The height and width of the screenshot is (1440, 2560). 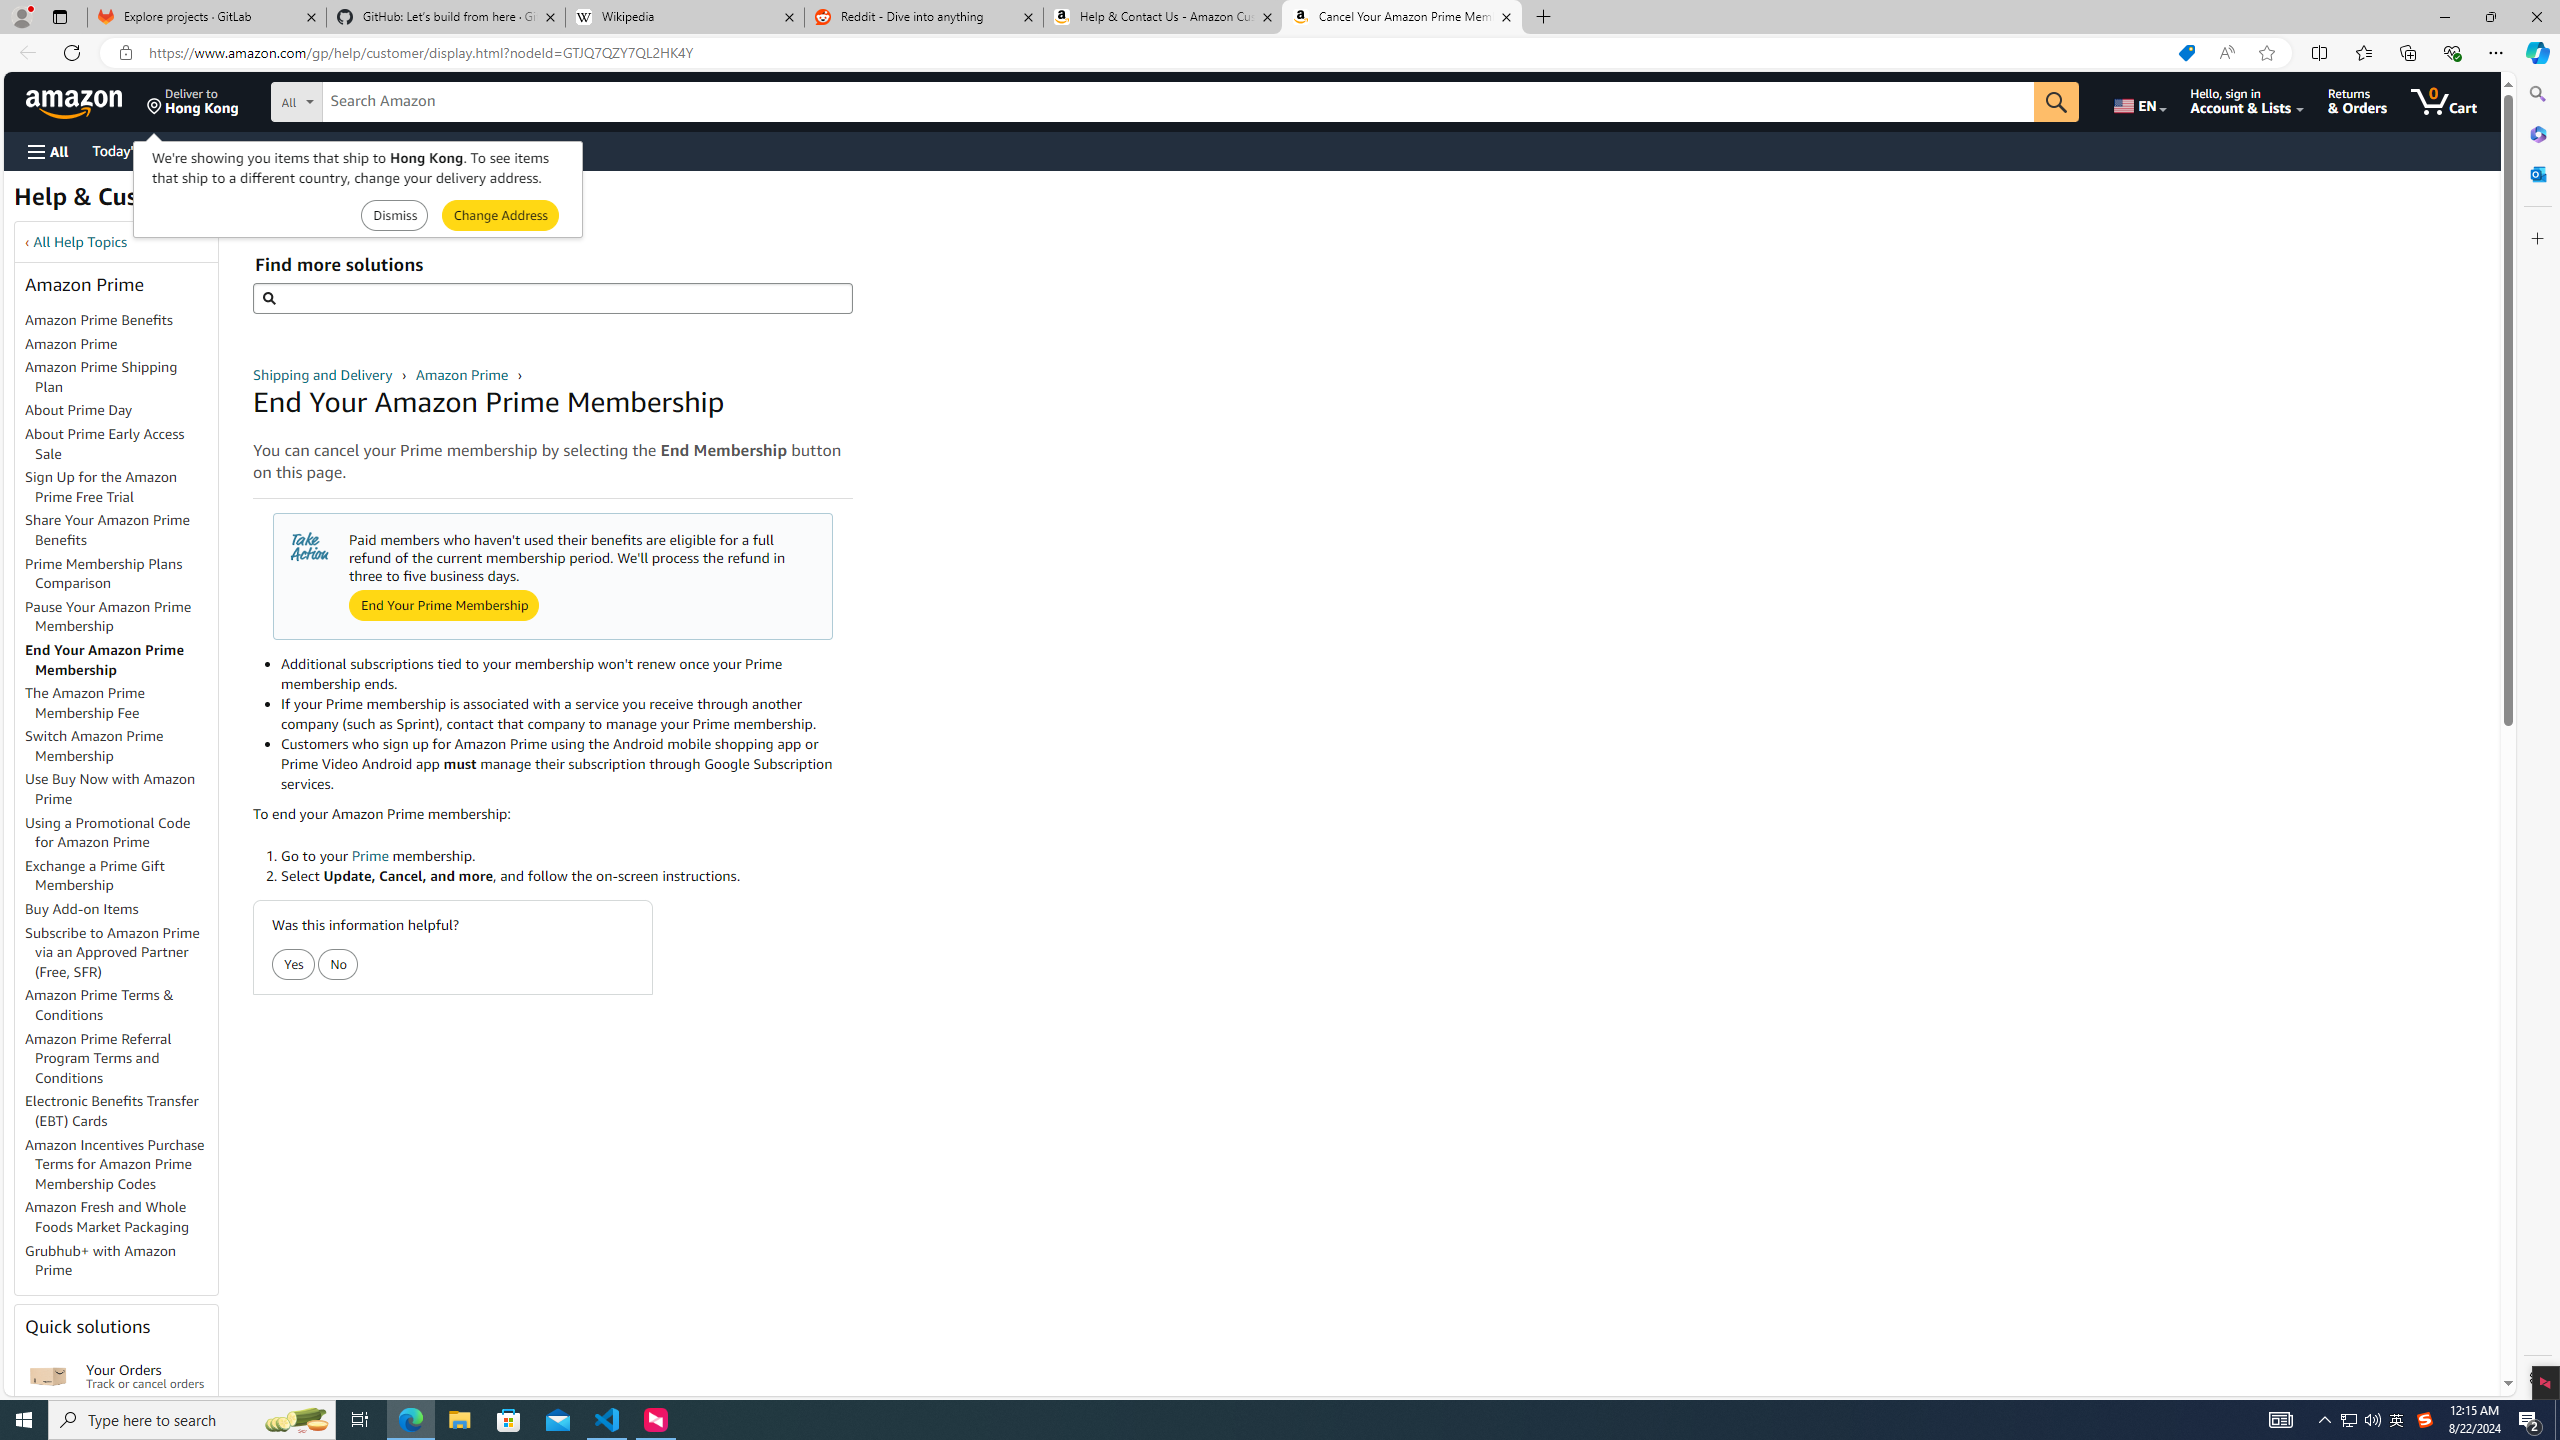 I want to click on '0 items in cart', so click(x=2442, y=100).